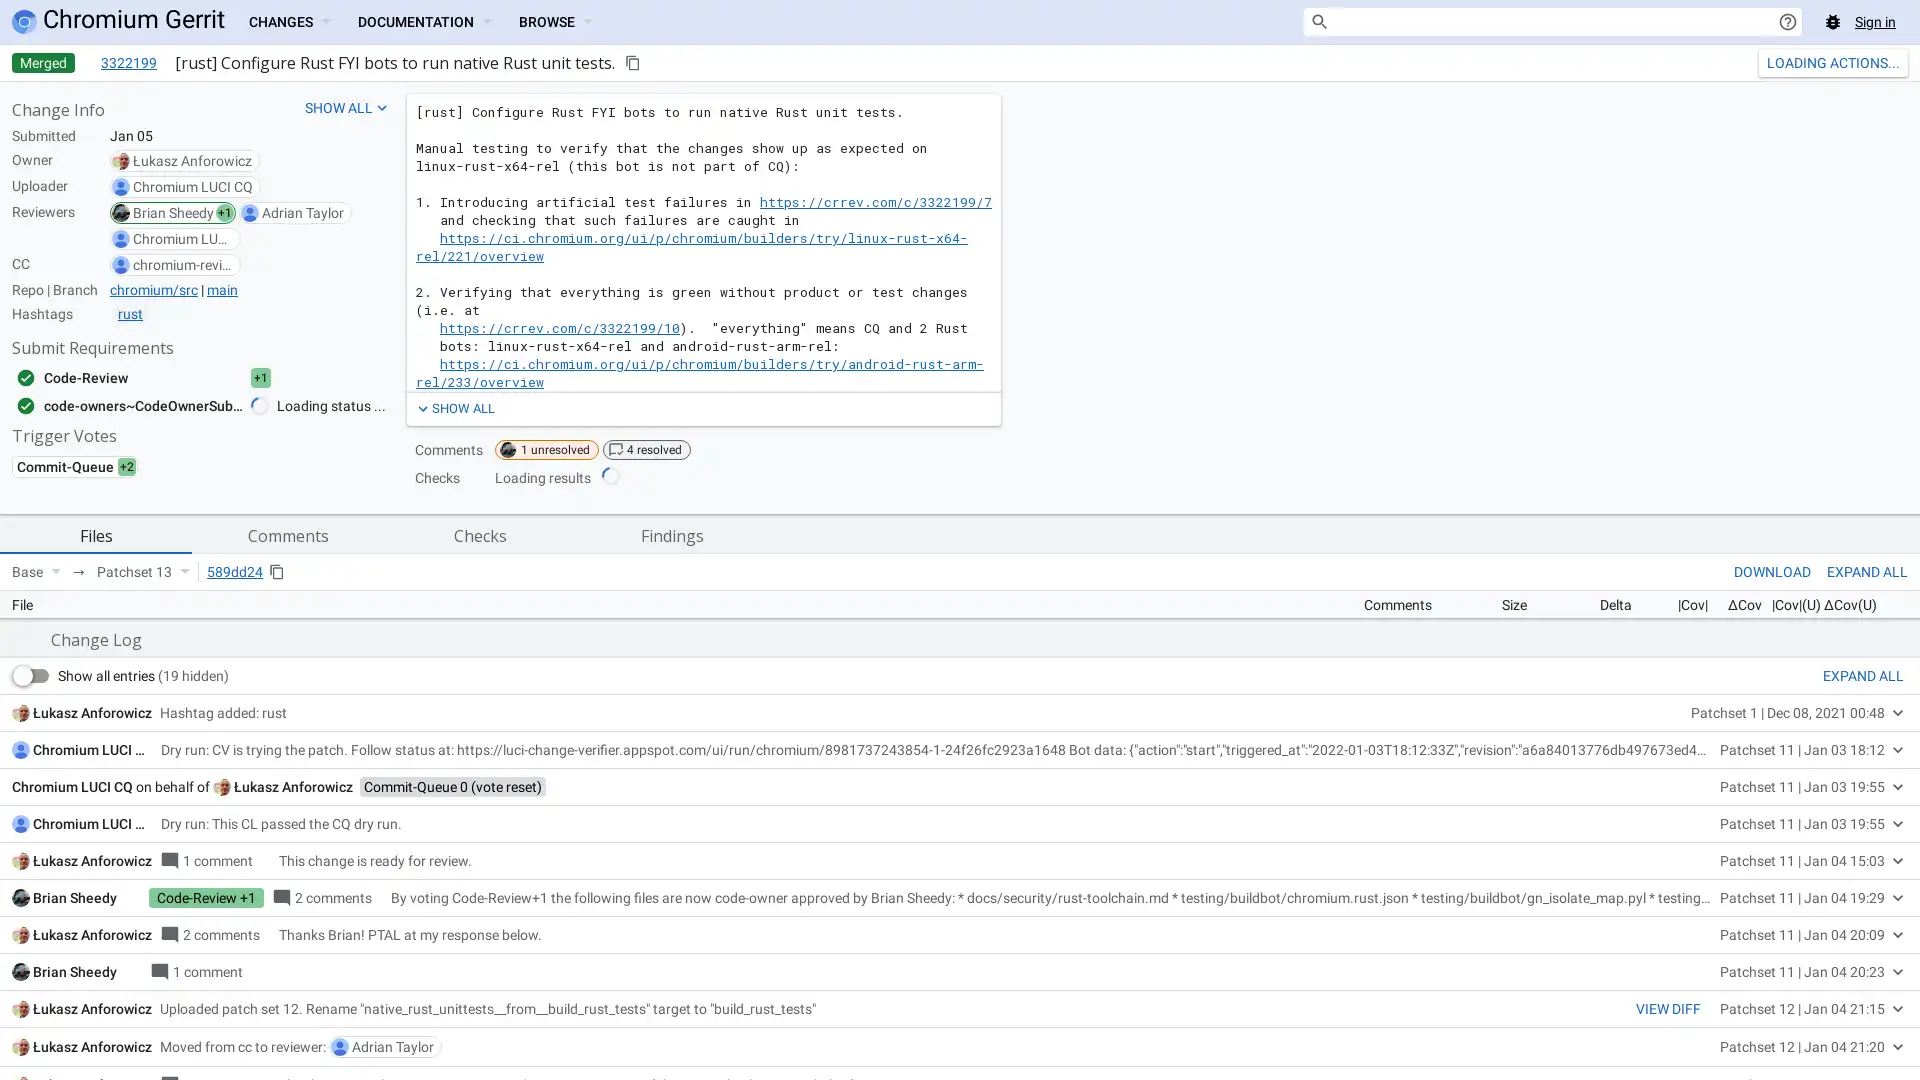  Describe the element at coordinates (91, 1026) in the screenshot. I see `Chromium LUCI CQ` at that location.